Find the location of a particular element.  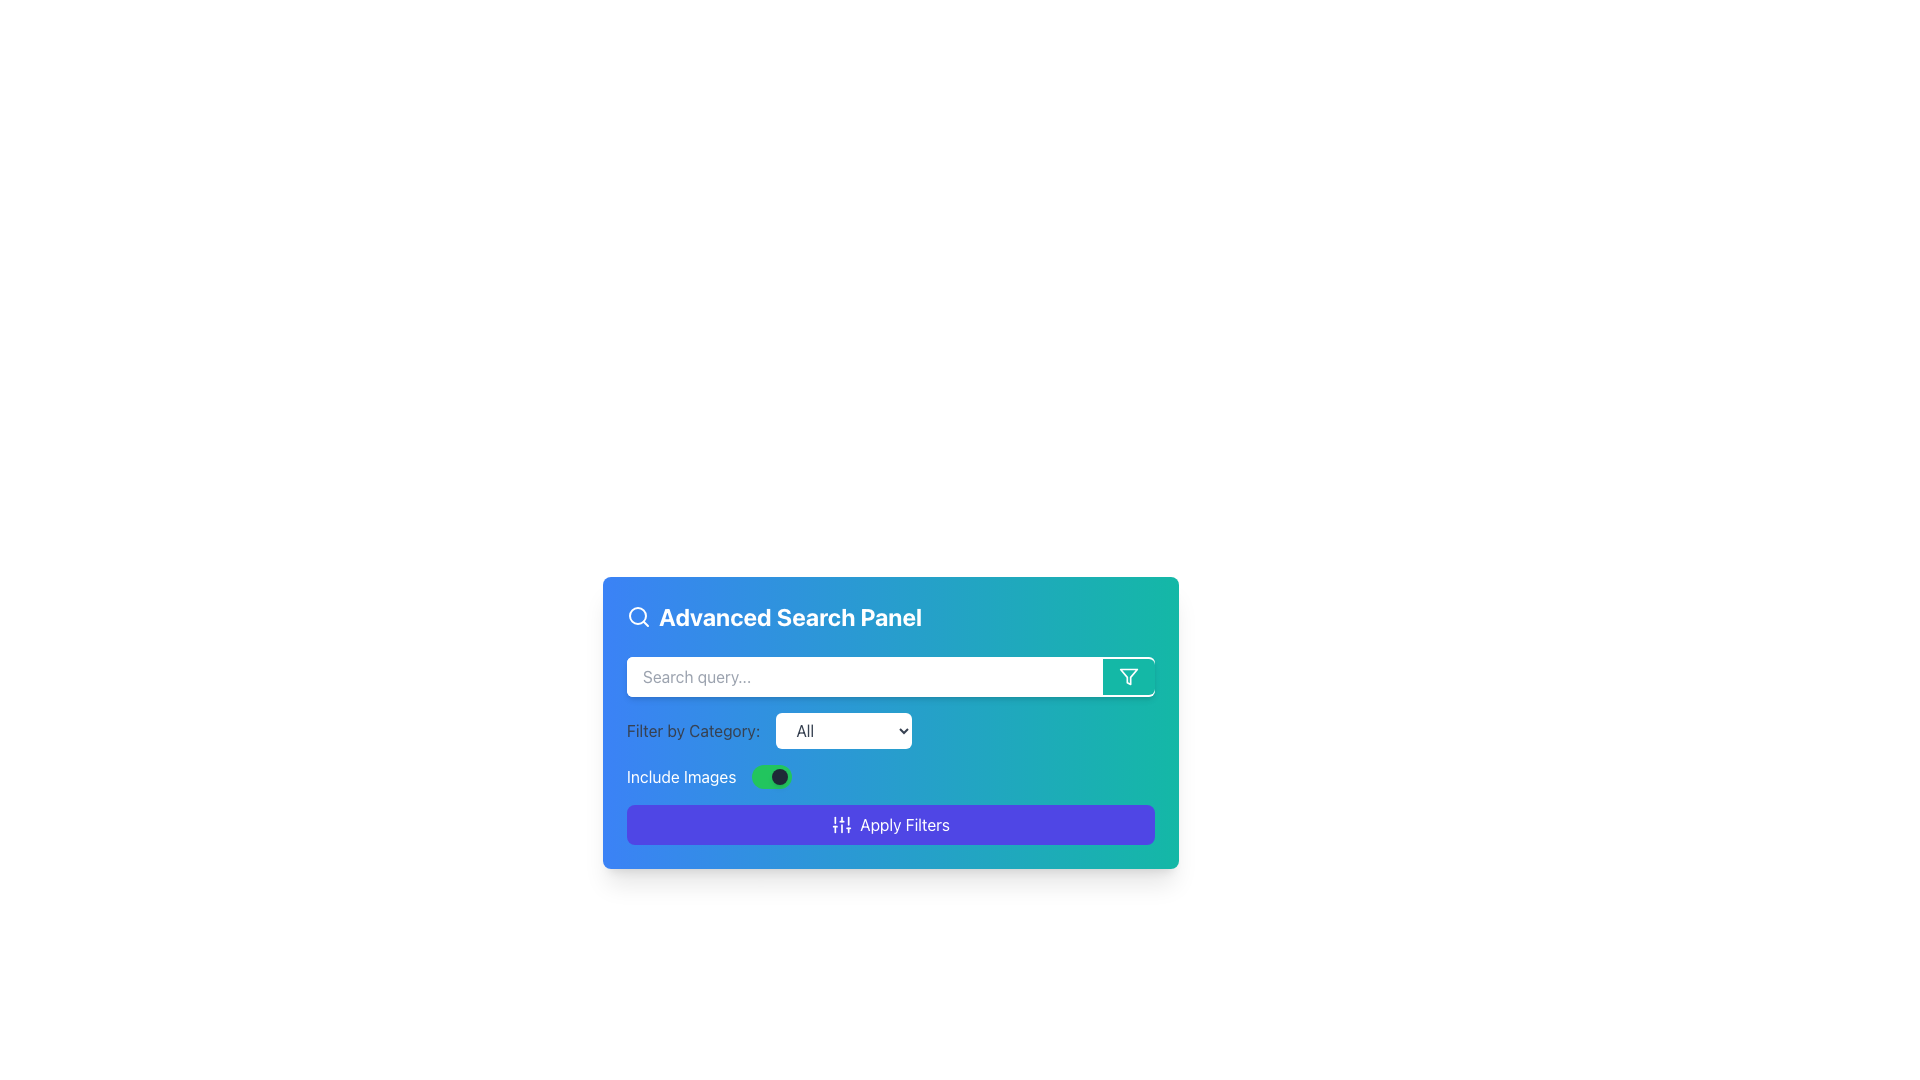

the Text Label that indicates the purpose of the advanced search interface, located centrally at the top of the panel is located at coordinates (890, 616).